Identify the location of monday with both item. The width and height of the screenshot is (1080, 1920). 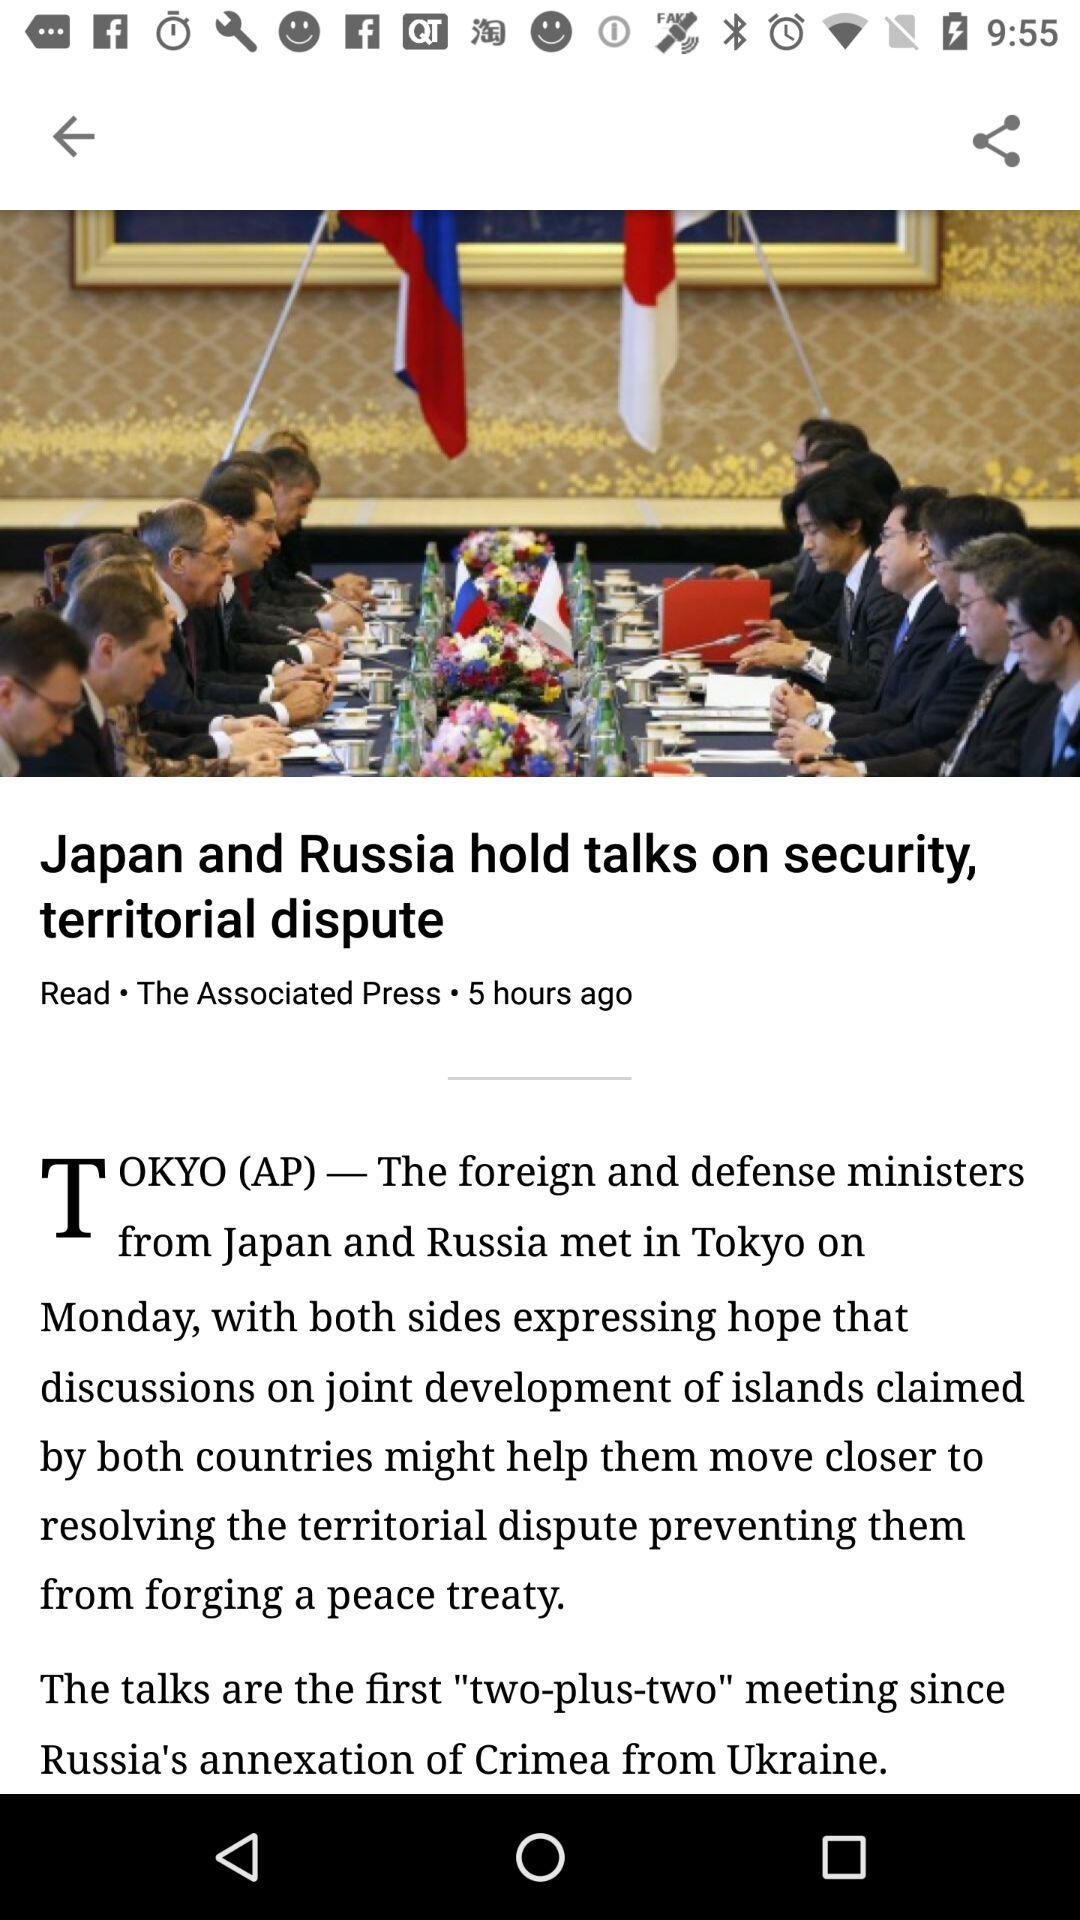
(540, 1454).